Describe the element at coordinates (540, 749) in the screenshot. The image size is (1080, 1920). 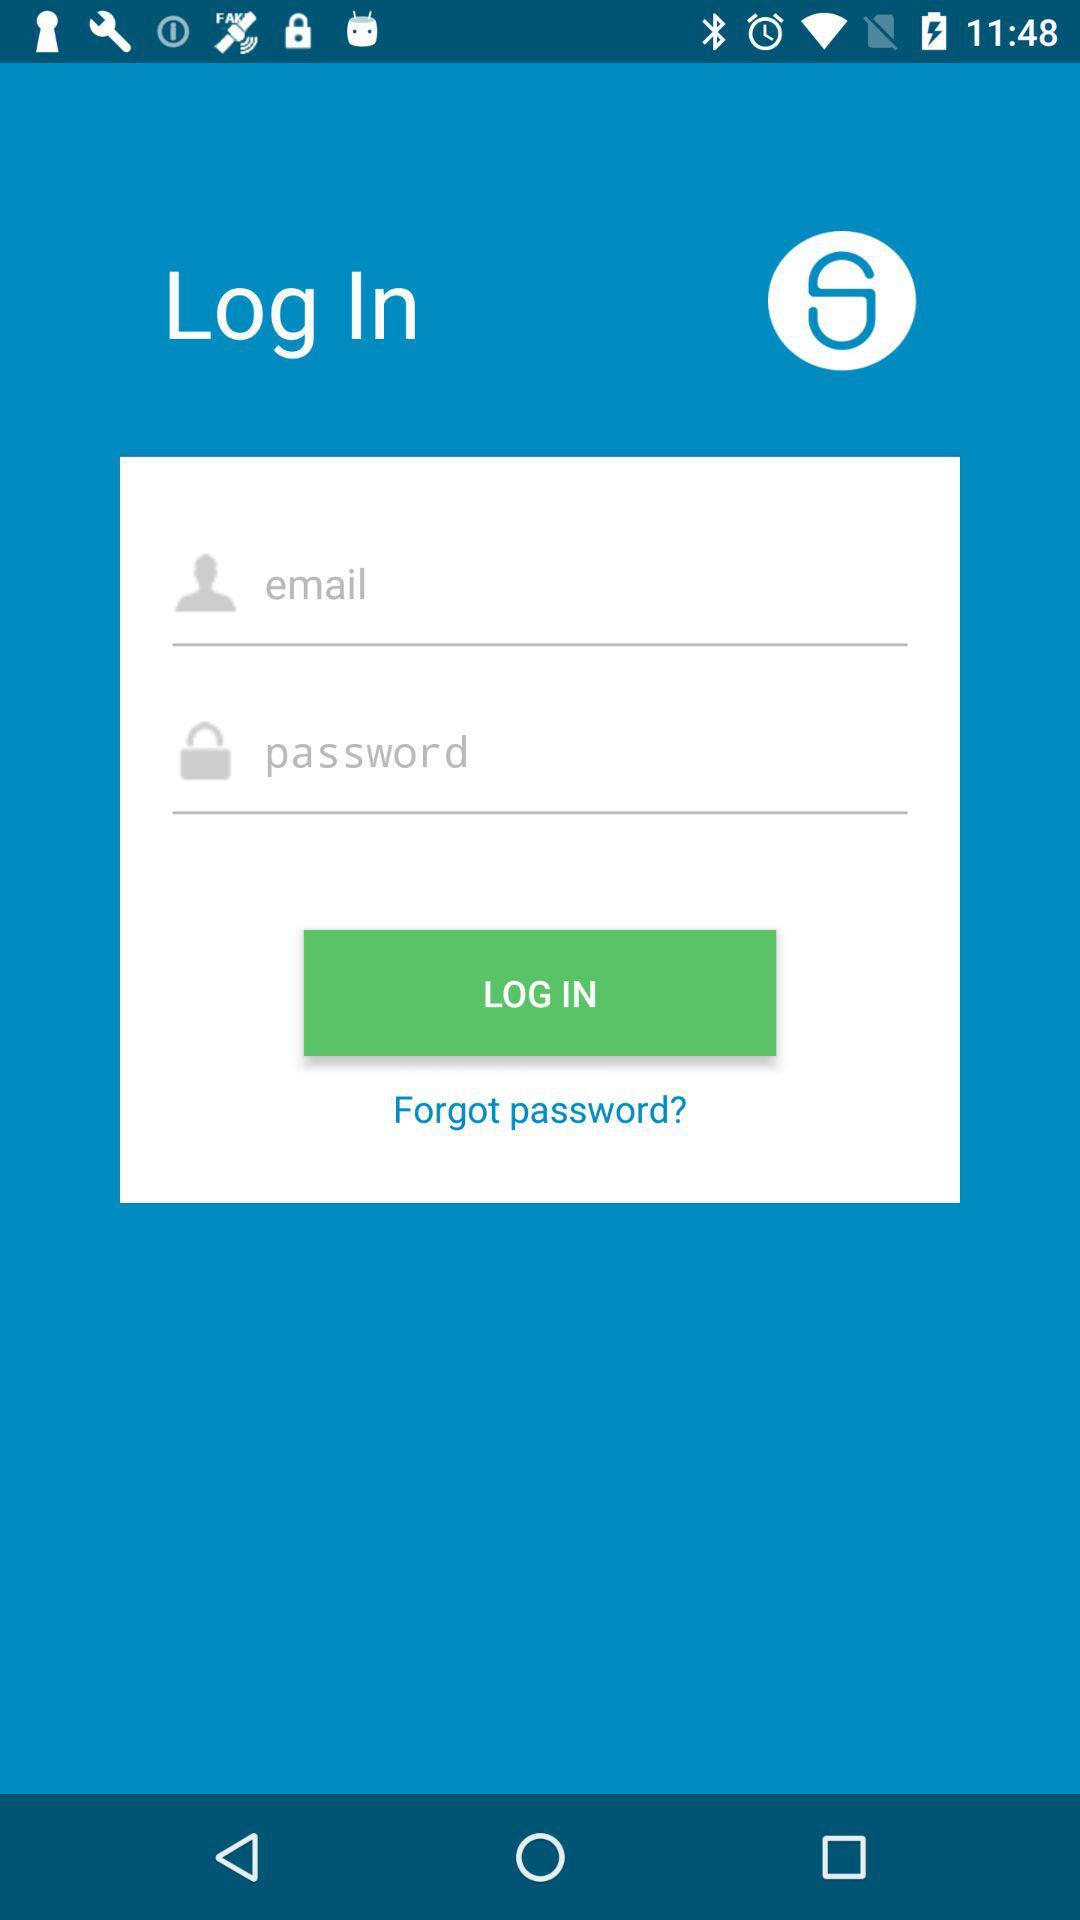
I see `type password` at that location.